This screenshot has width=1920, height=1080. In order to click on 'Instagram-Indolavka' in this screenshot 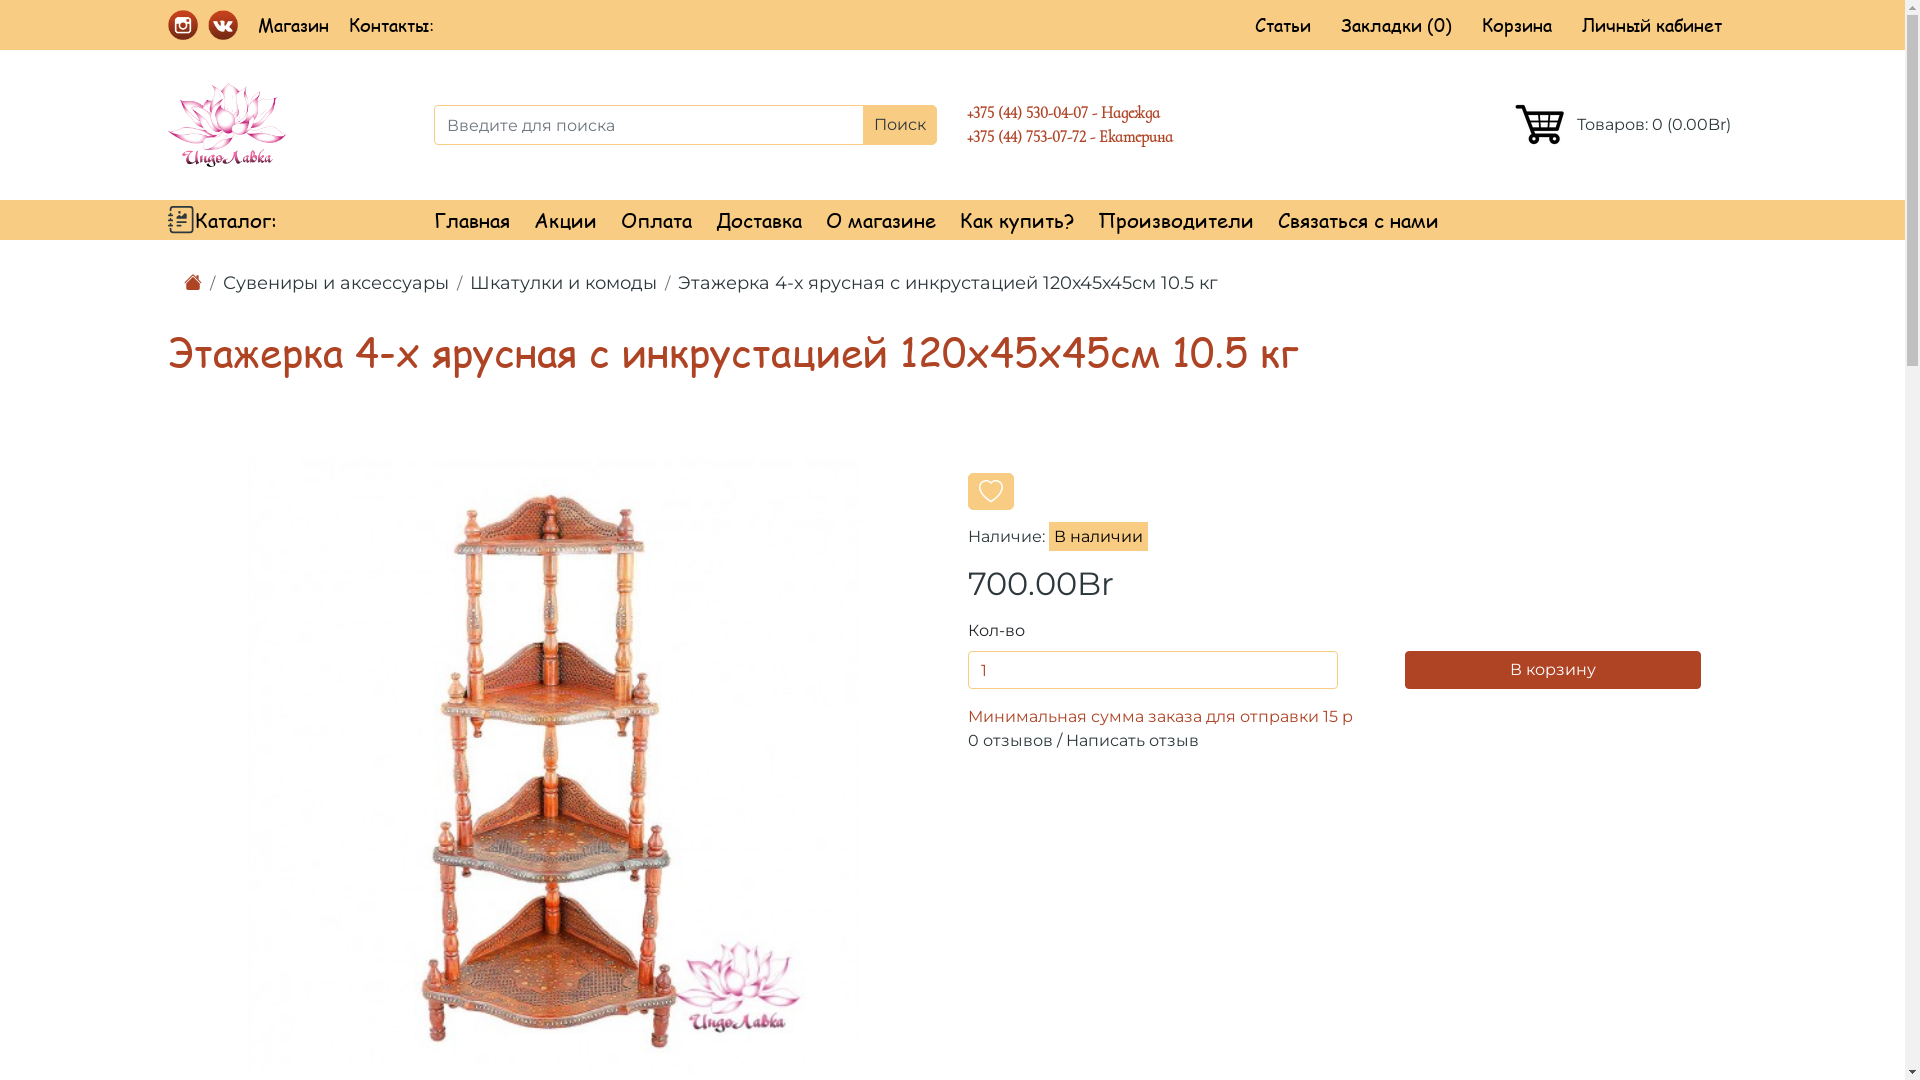, I will do `click(182, 23)`.